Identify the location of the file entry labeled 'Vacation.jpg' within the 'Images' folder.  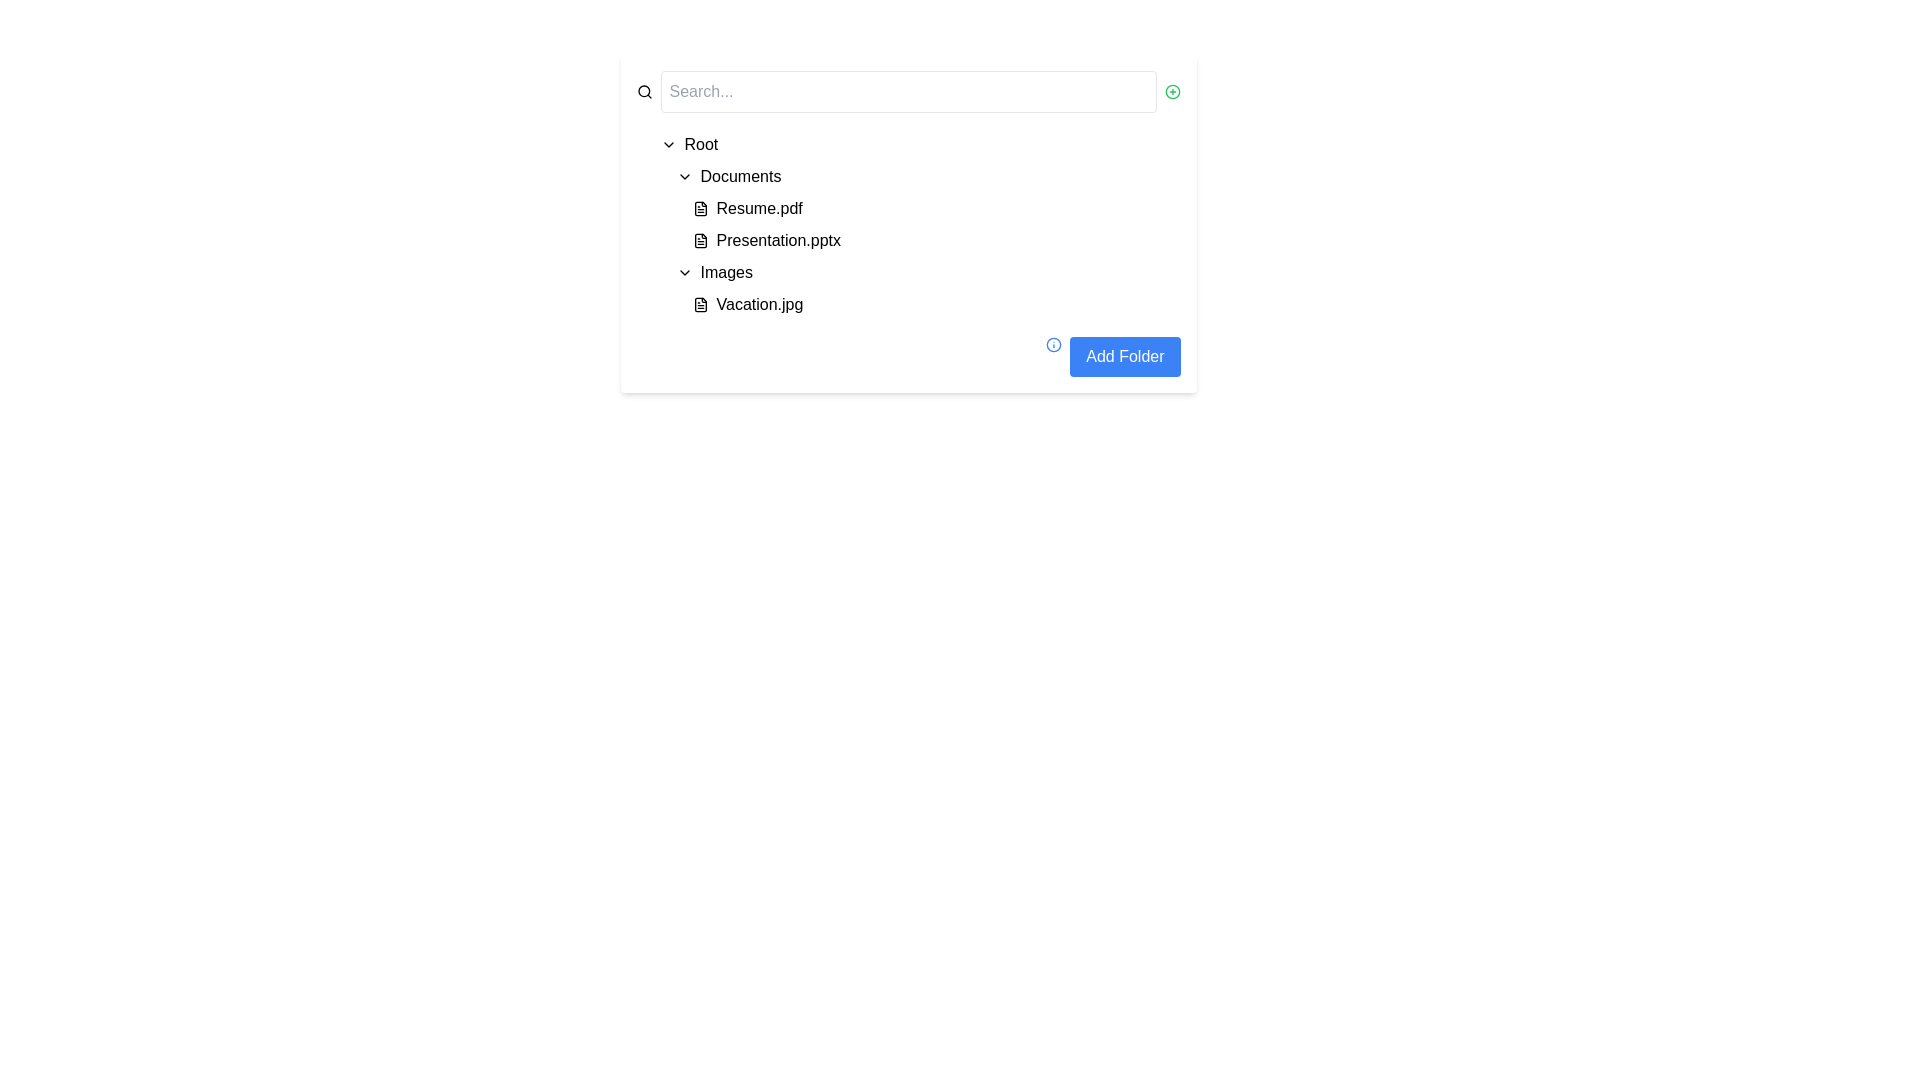
(931, 304).